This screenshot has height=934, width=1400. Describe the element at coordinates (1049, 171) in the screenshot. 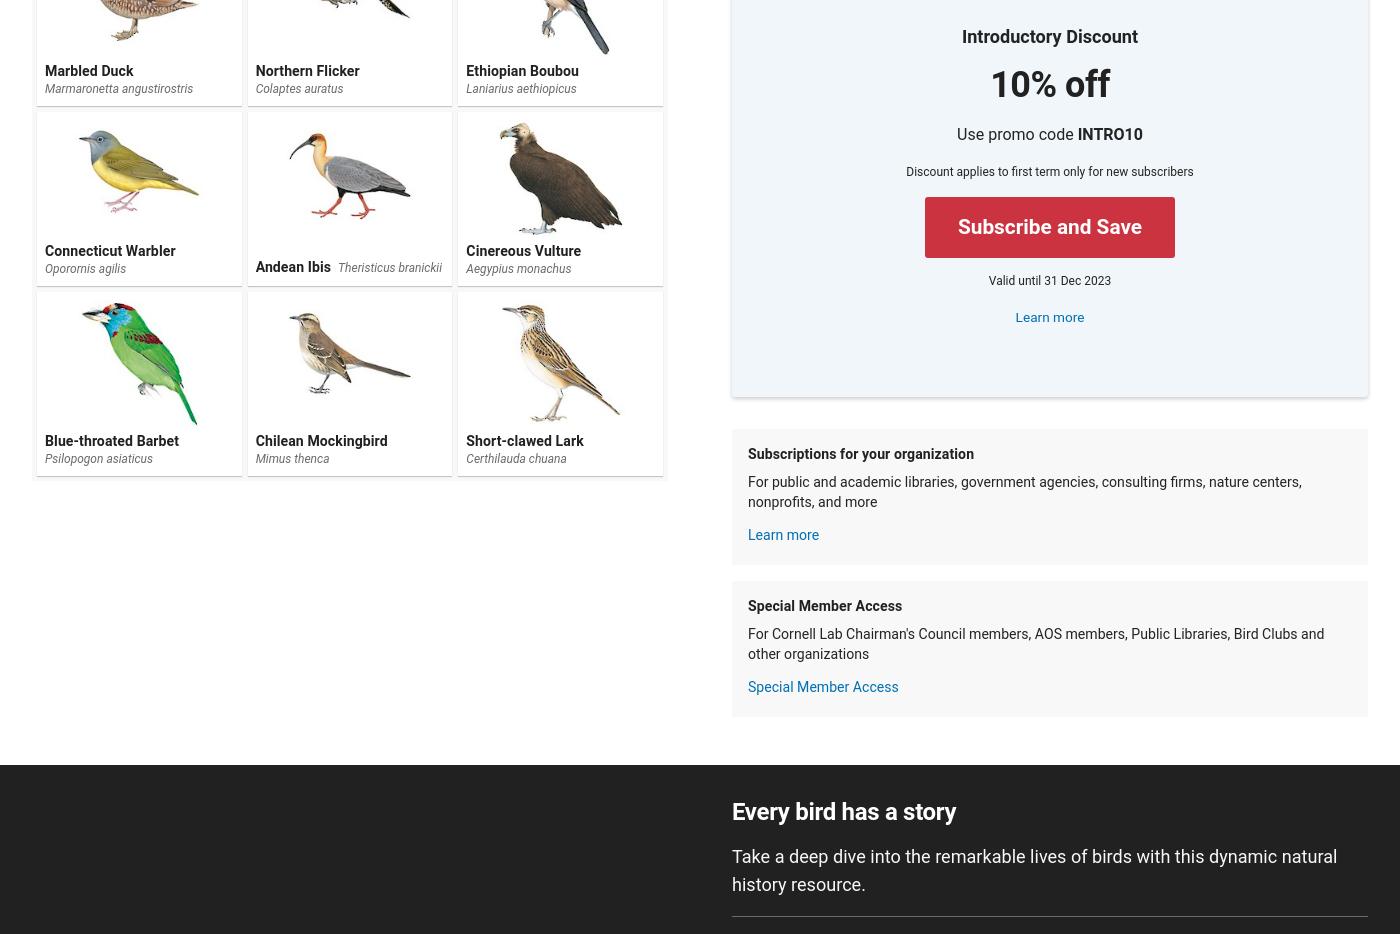

I see `'Discount applies to first term only for new subscribers'` at that location.